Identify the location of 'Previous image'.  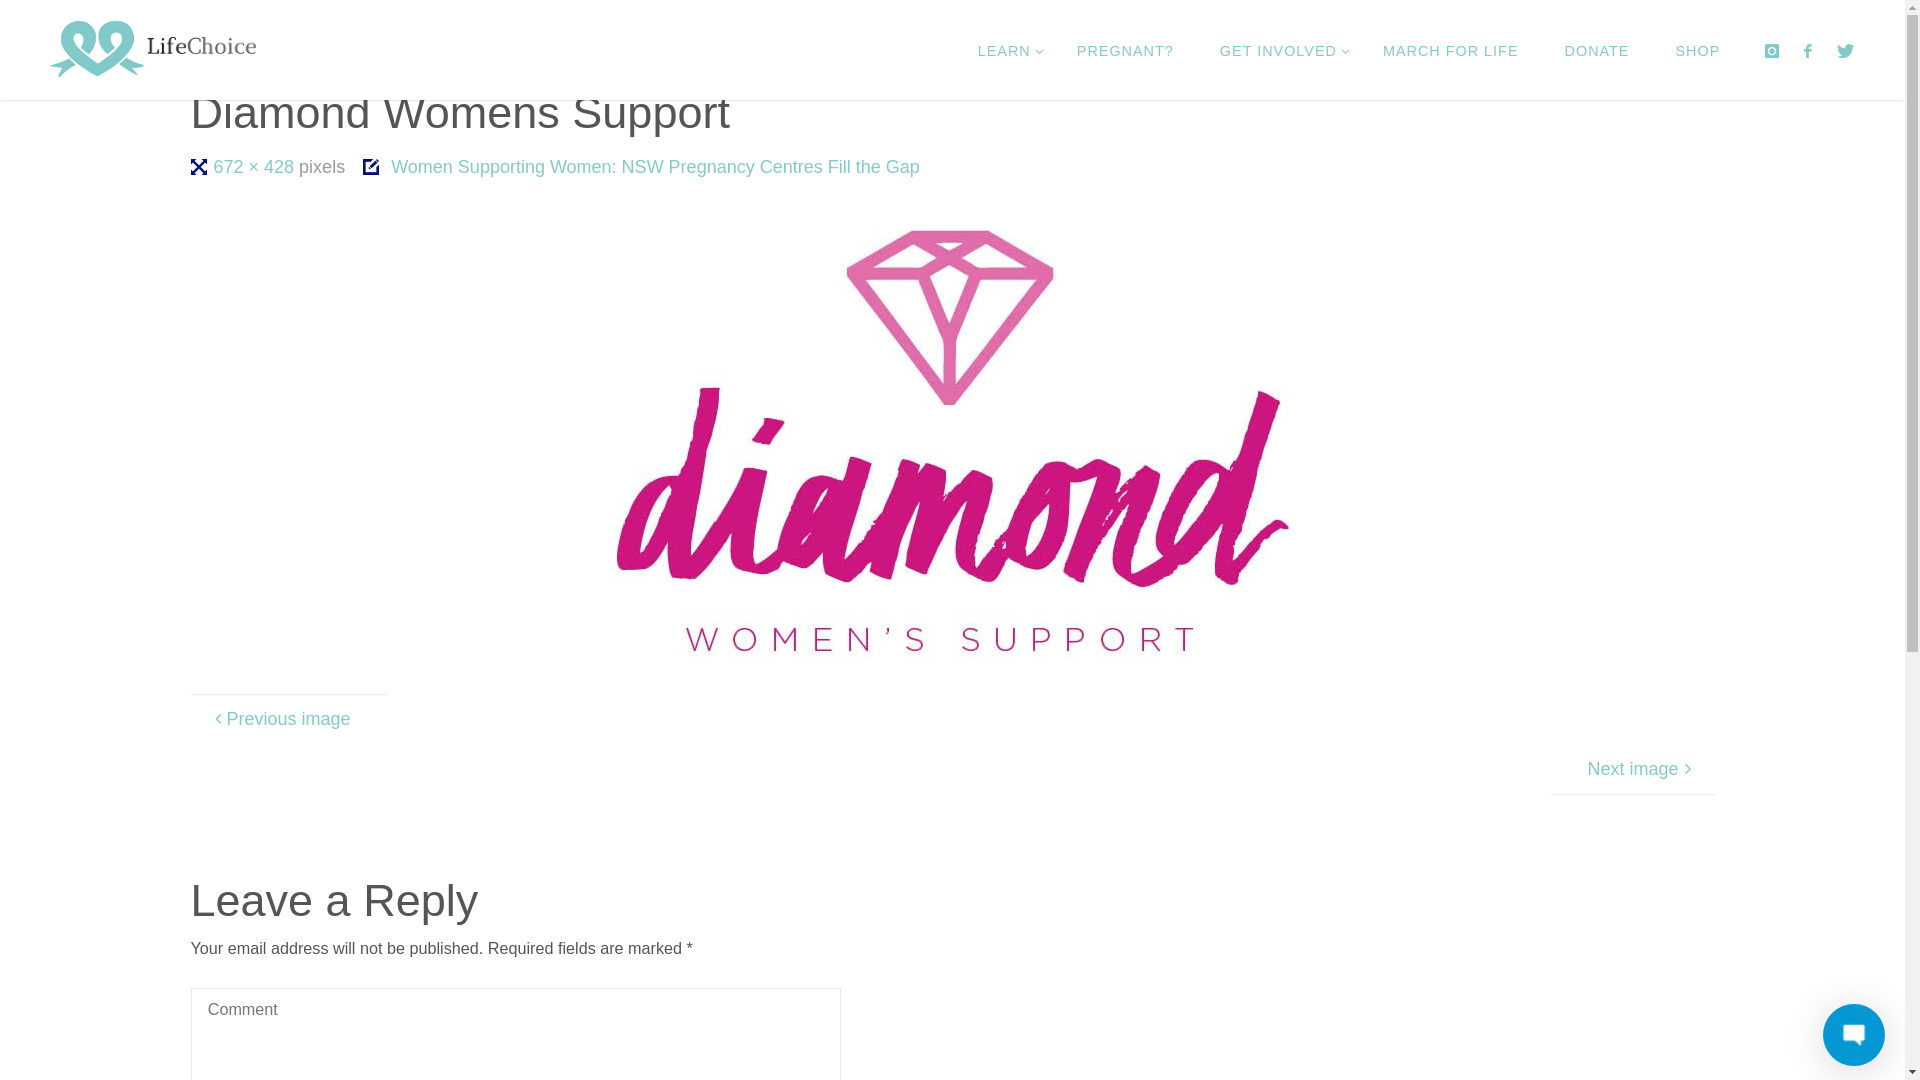
(287, 717).